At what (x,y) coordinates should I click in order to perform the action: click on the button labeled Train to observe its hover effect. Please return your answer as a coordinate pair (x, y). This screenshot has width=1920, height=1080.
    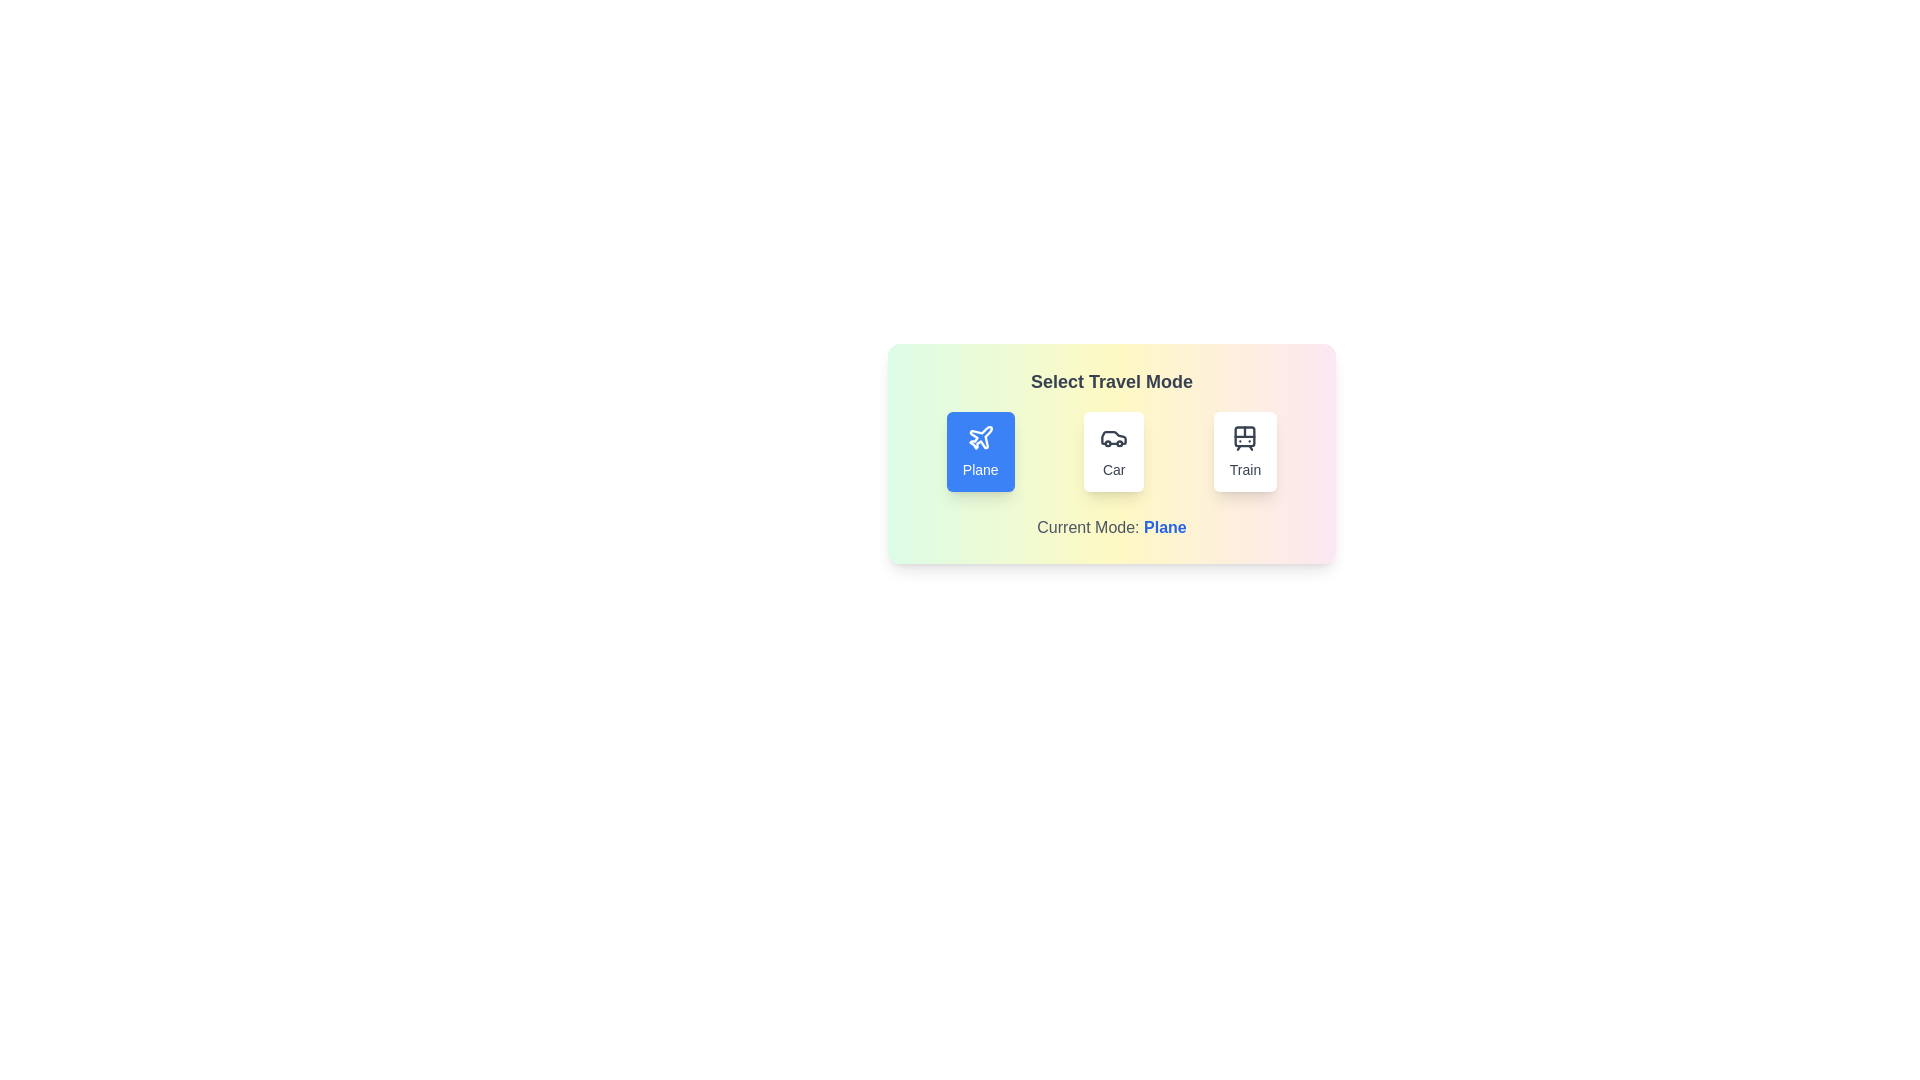
    Looking at the image, I should click on (1243, 451).